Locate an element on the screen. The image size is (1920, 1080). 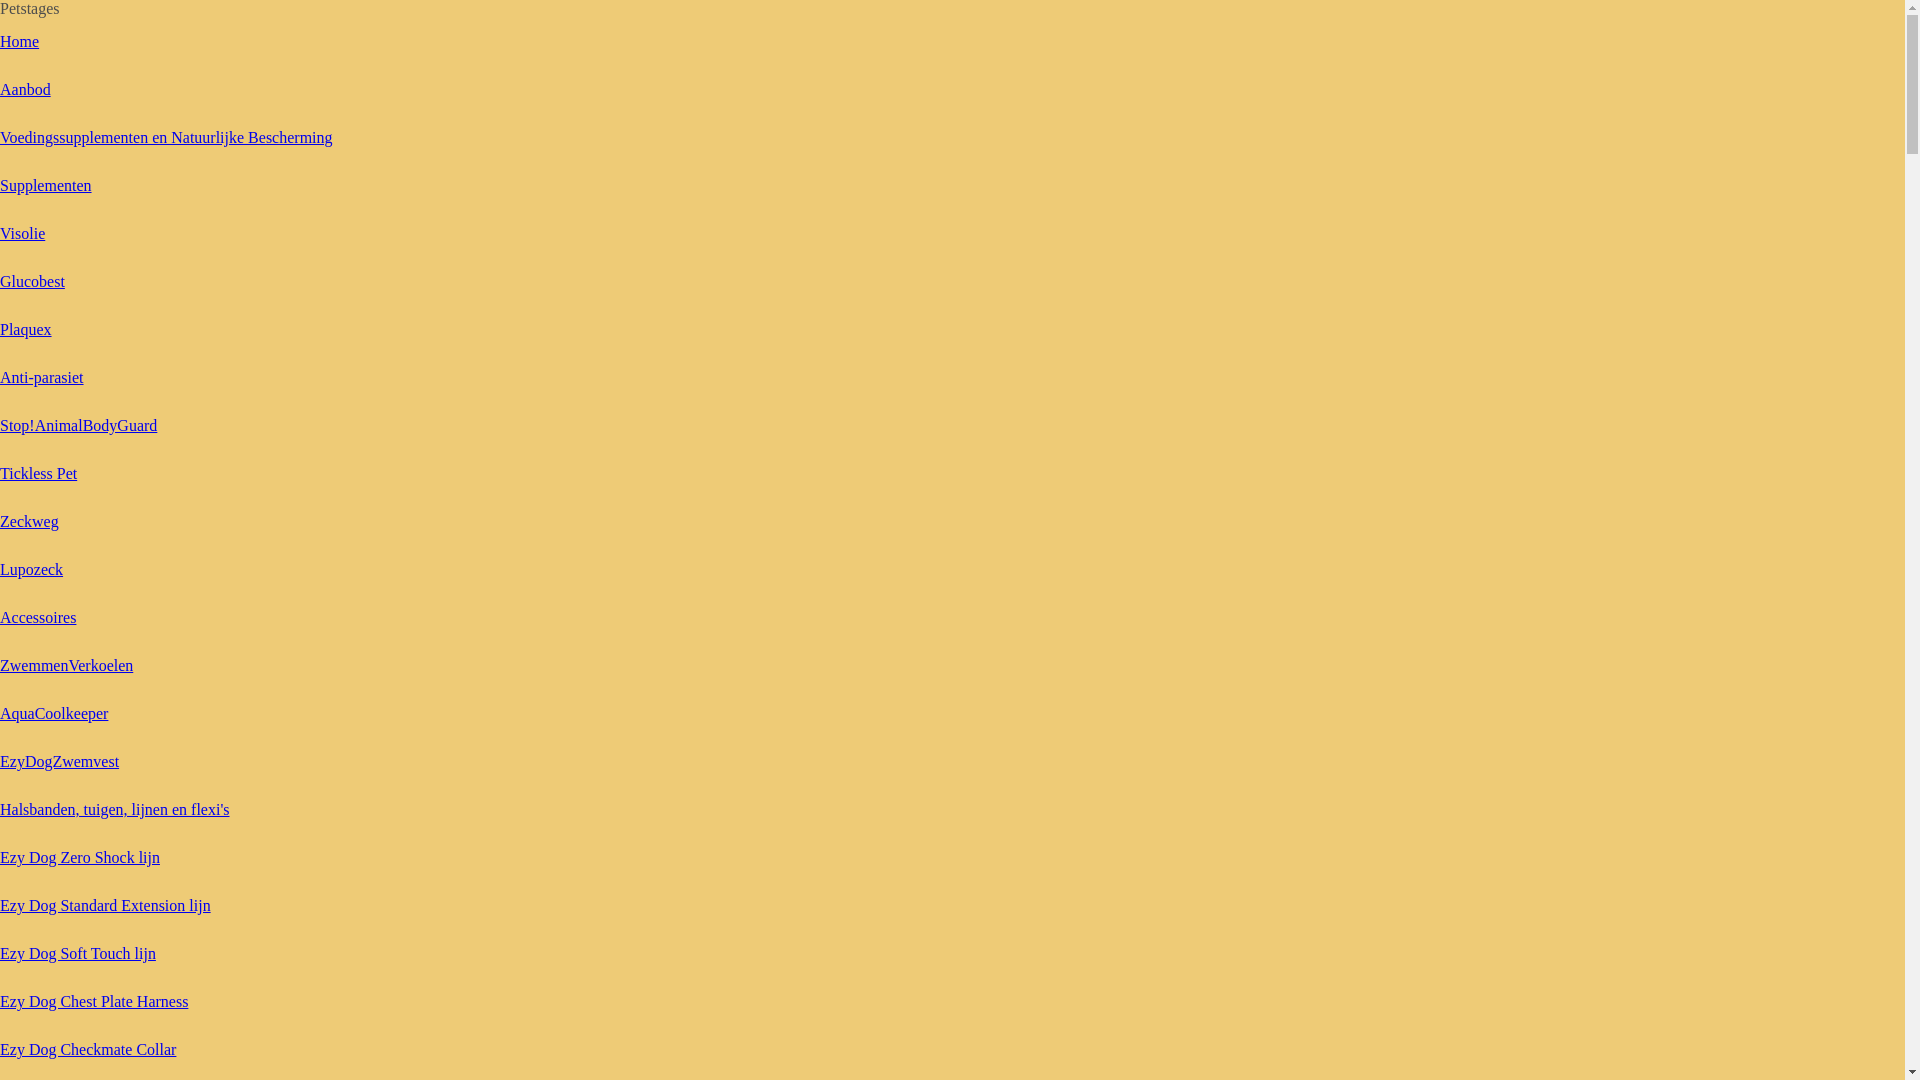
'Visolie' is located at coordinates (22, 232).